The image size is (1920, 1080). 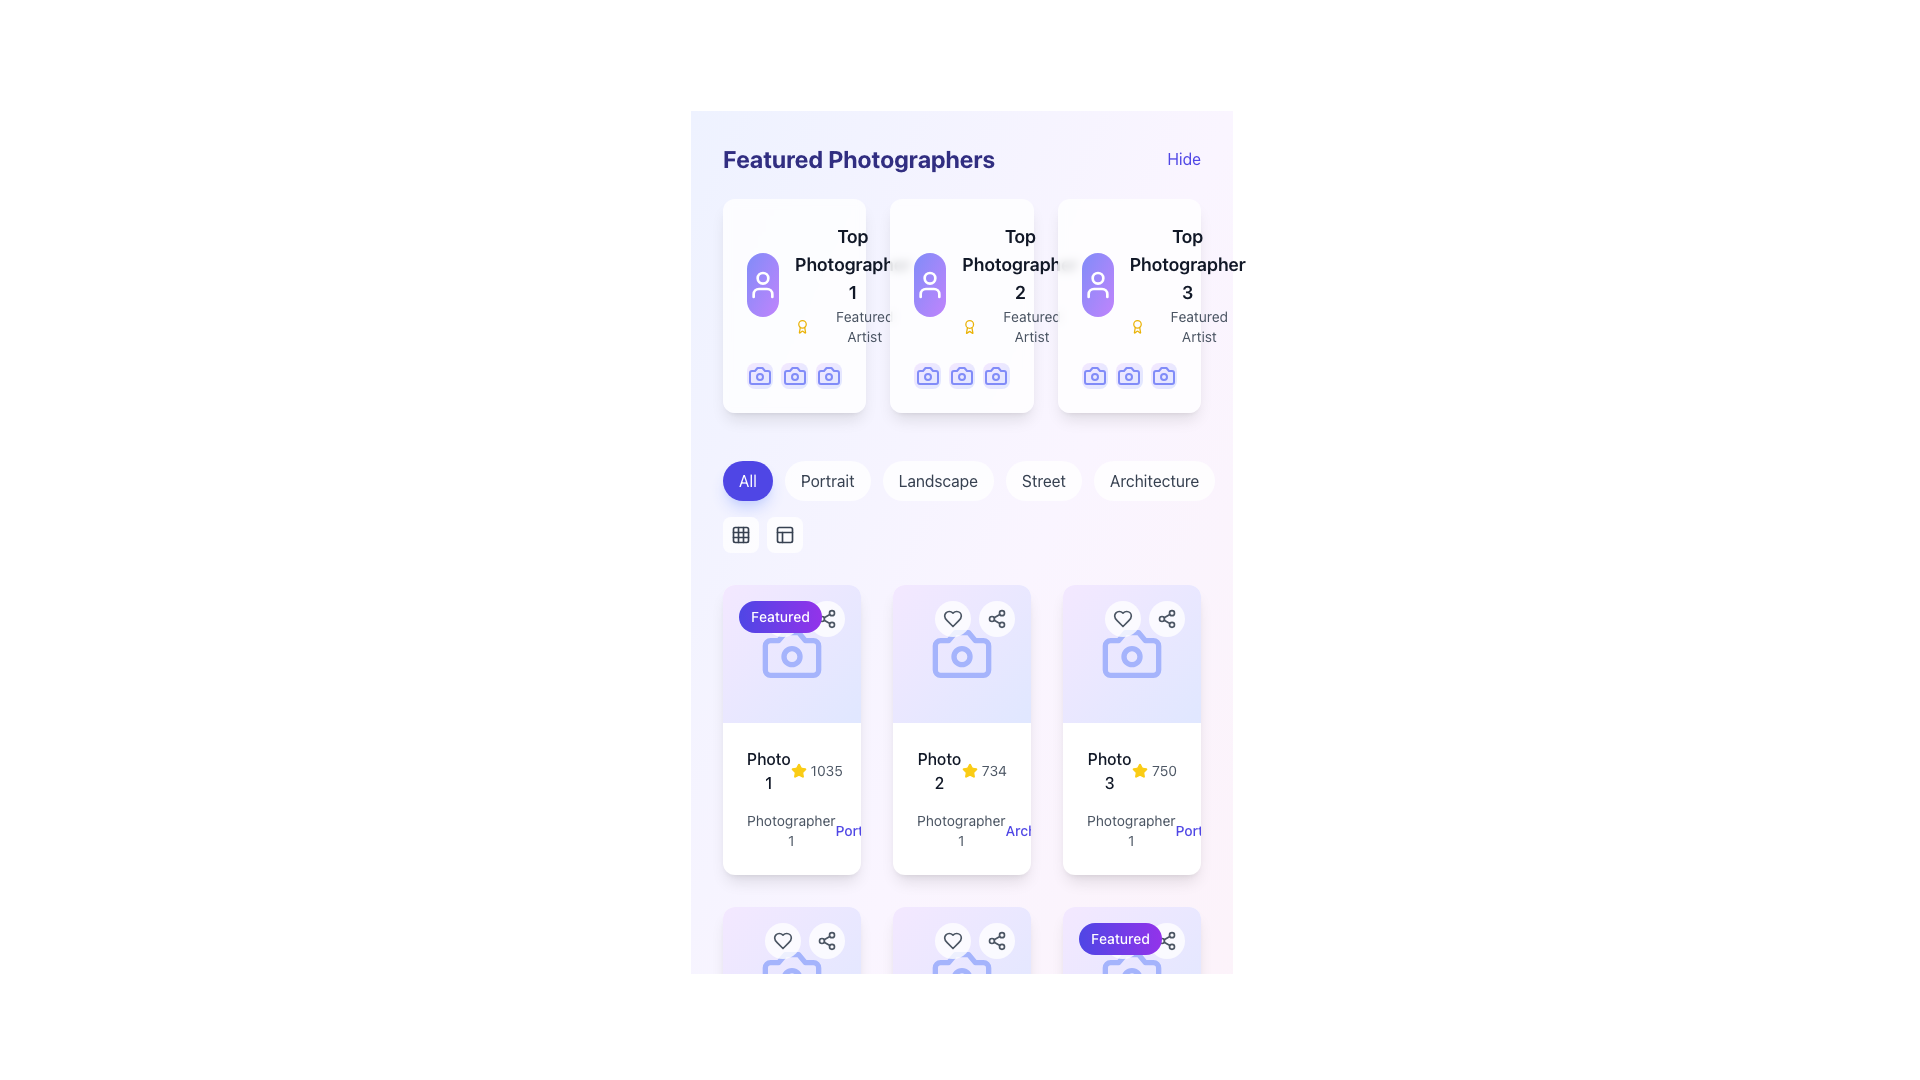 I want to click on the recognition icon located at the top left of the 'Top Photographer 1' card, so click(x=802, y=326).